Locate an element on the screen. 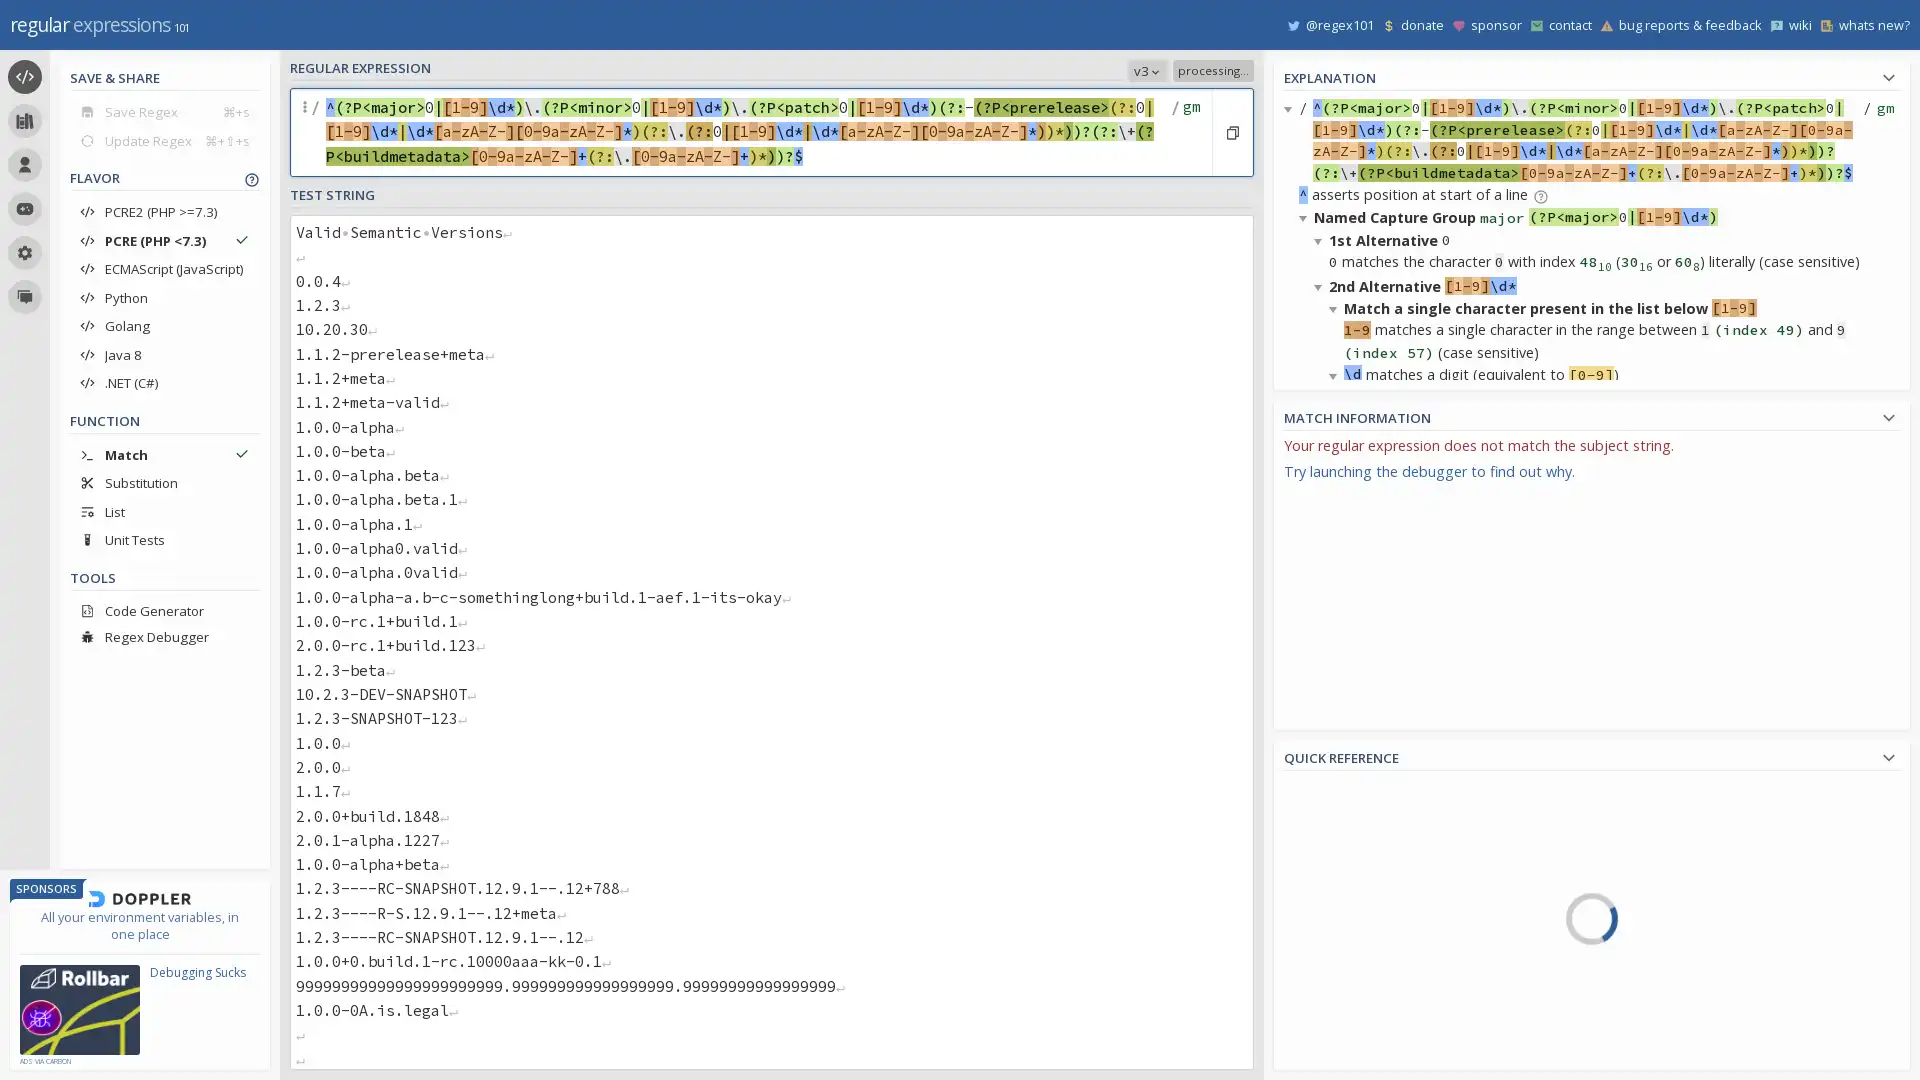 The image size is (1920, 1080). Collapse Subtree is located at coordinates (1291, 108).